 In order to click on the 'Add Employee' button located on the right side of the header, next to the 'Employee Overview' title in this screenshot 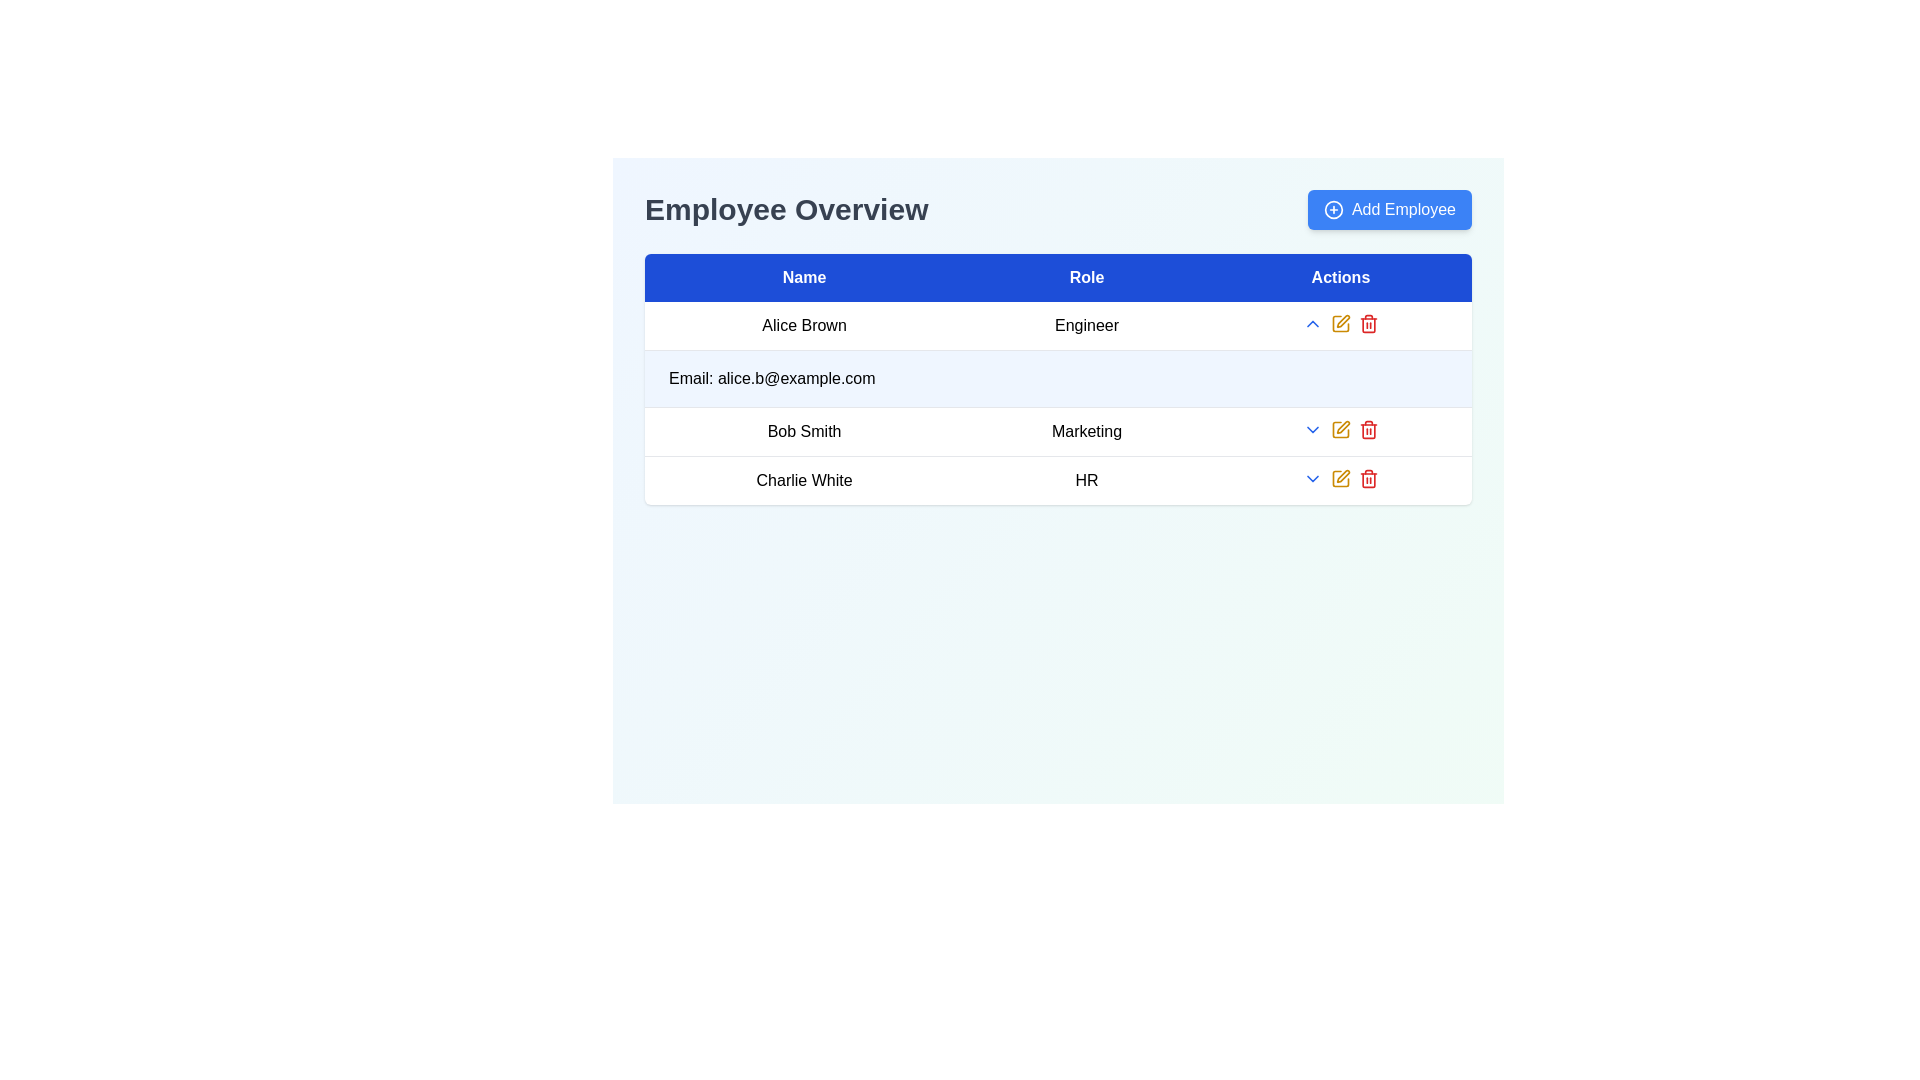, I will do `click(1388, 209)`.